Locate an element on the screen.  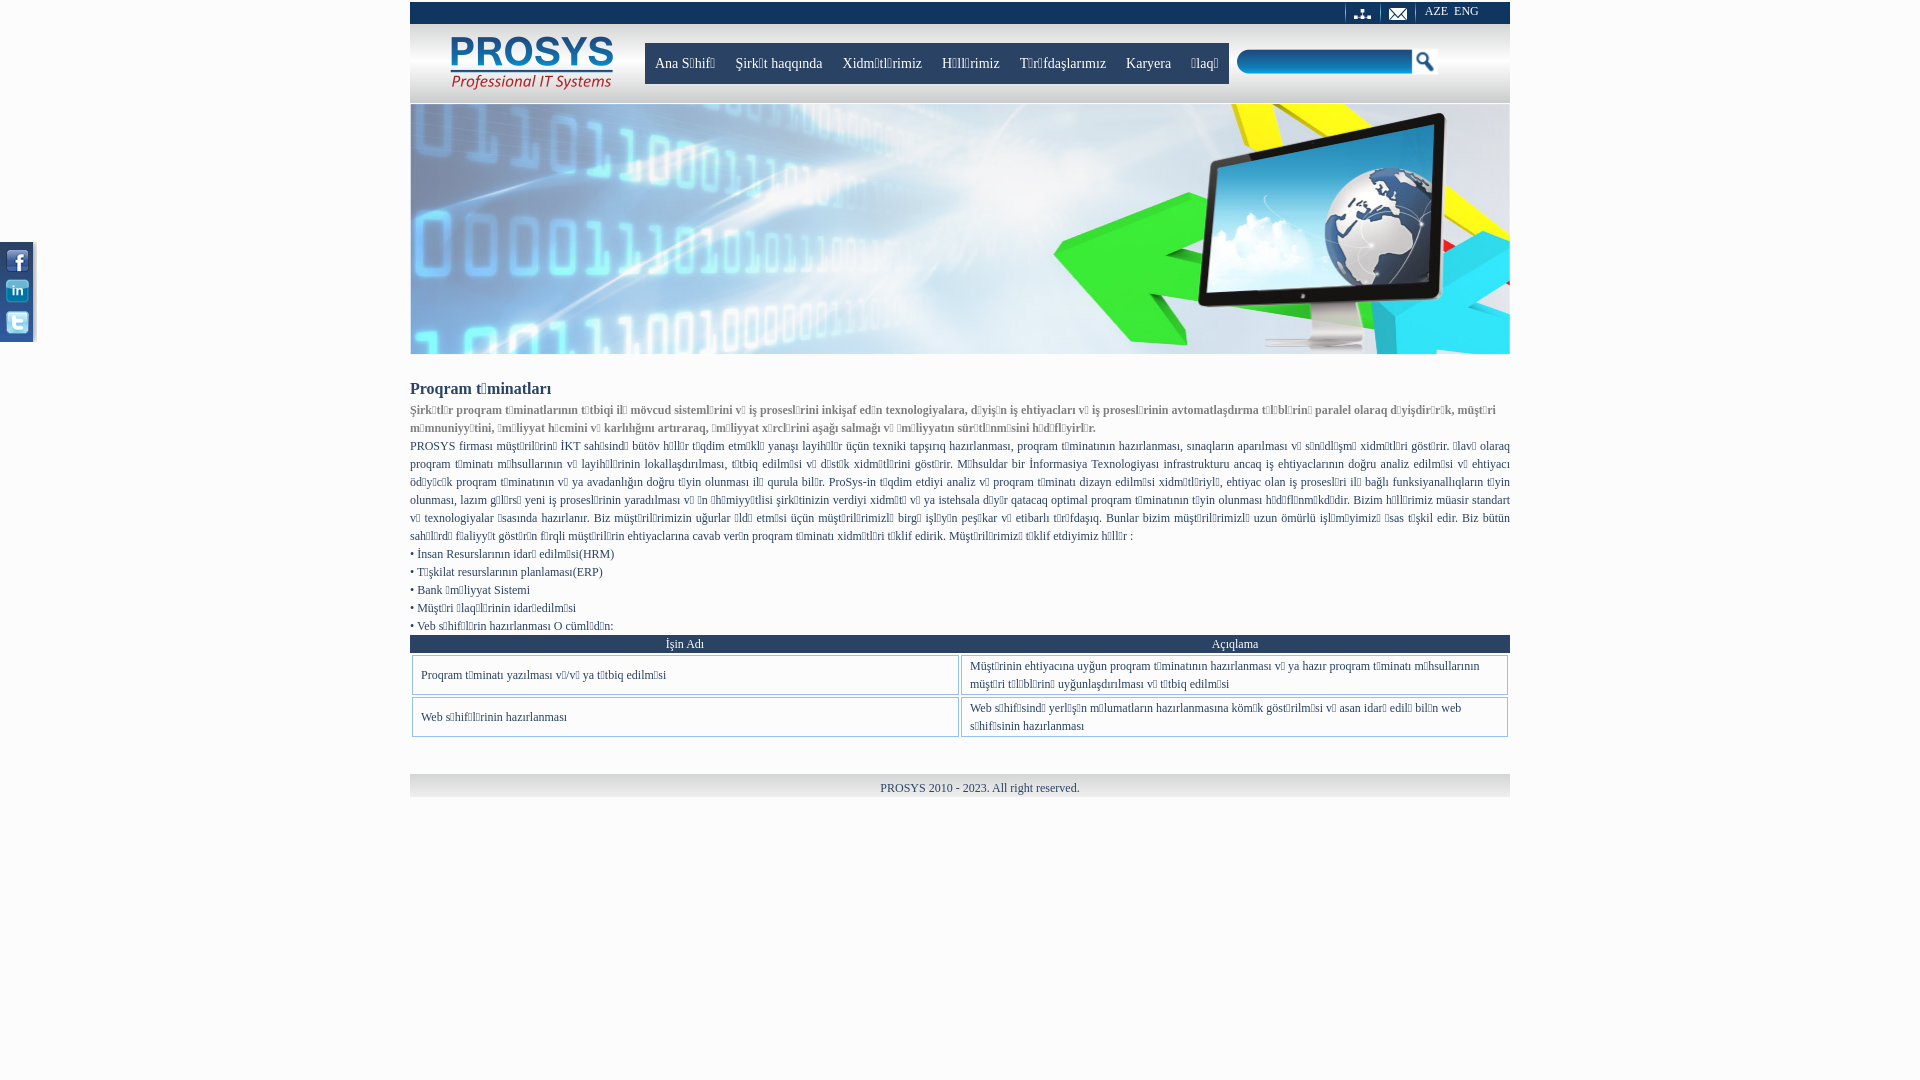
'Karyera' is located at coordinates (1148, 62).